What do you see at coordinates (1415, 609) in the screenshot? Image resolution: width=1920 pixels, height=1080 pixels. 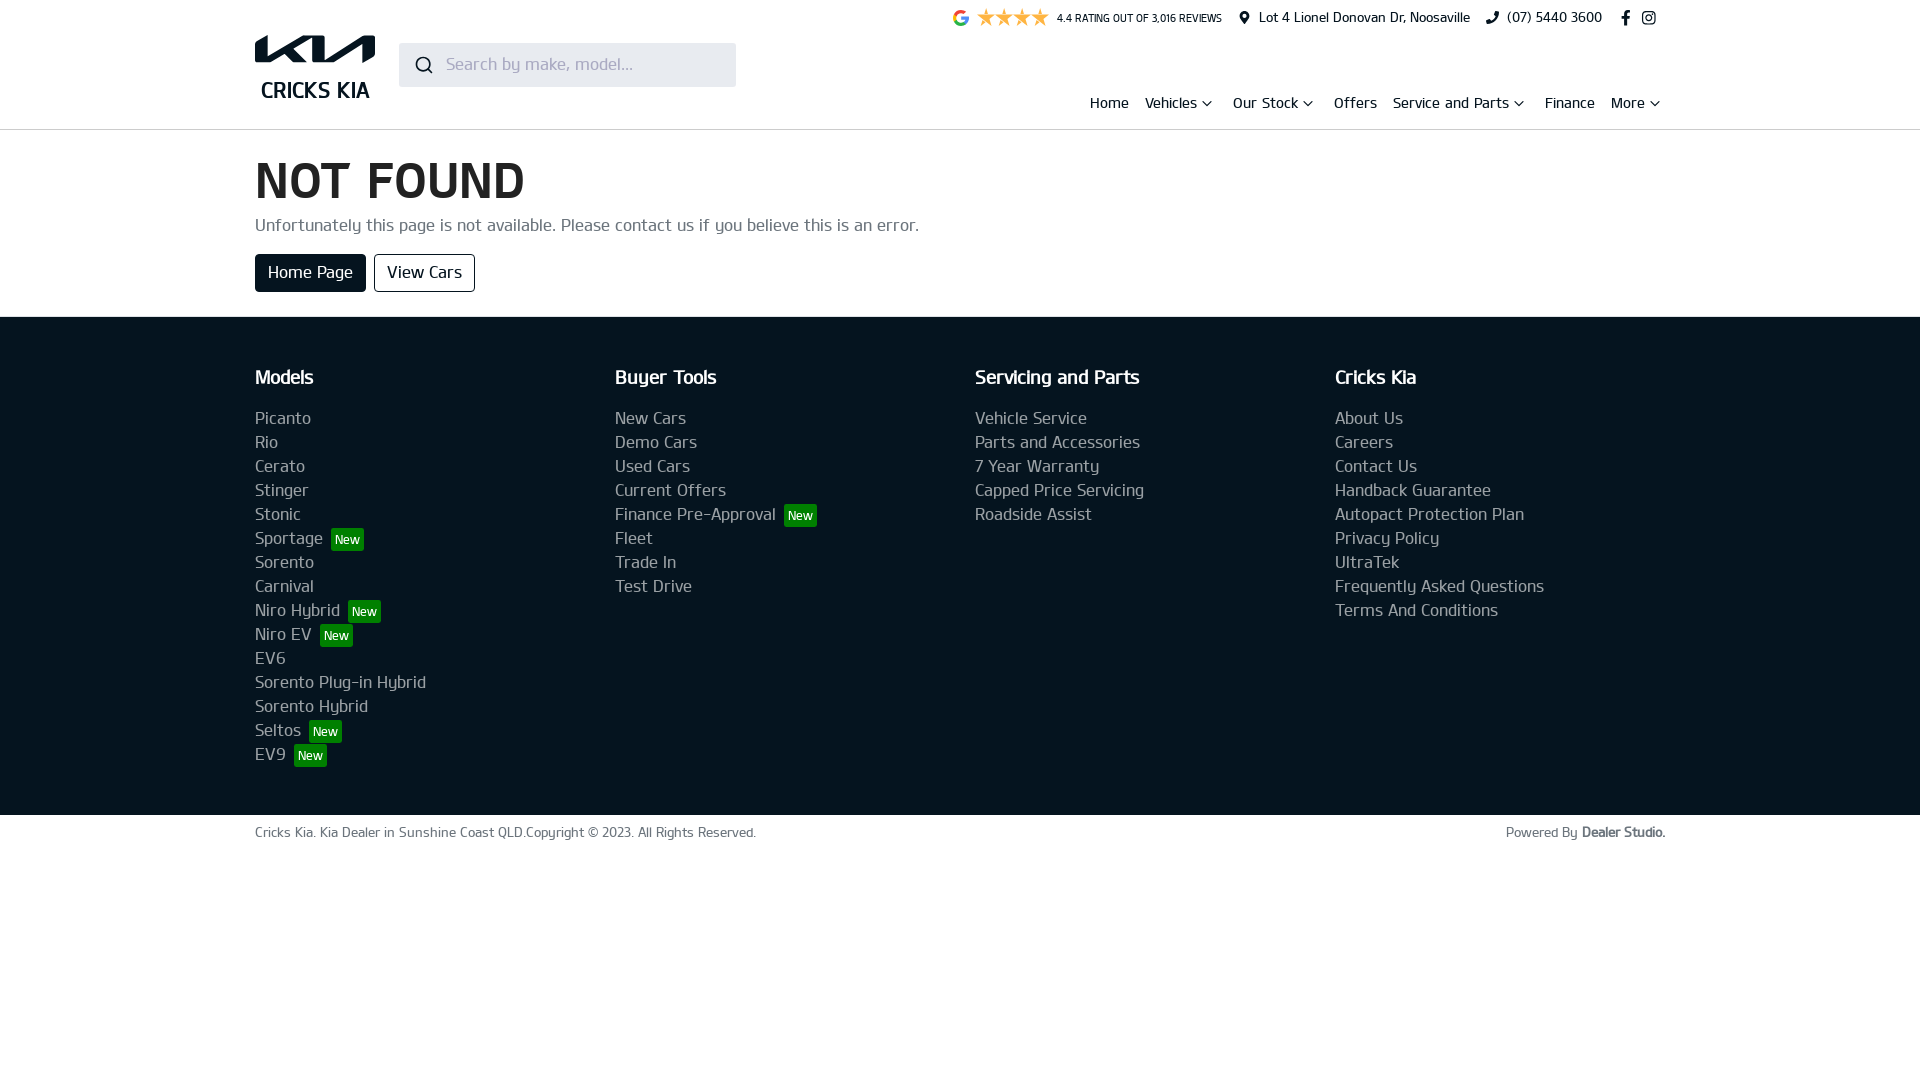 I see `'Terms And Conditions'` at bounding box center [1415, 609].